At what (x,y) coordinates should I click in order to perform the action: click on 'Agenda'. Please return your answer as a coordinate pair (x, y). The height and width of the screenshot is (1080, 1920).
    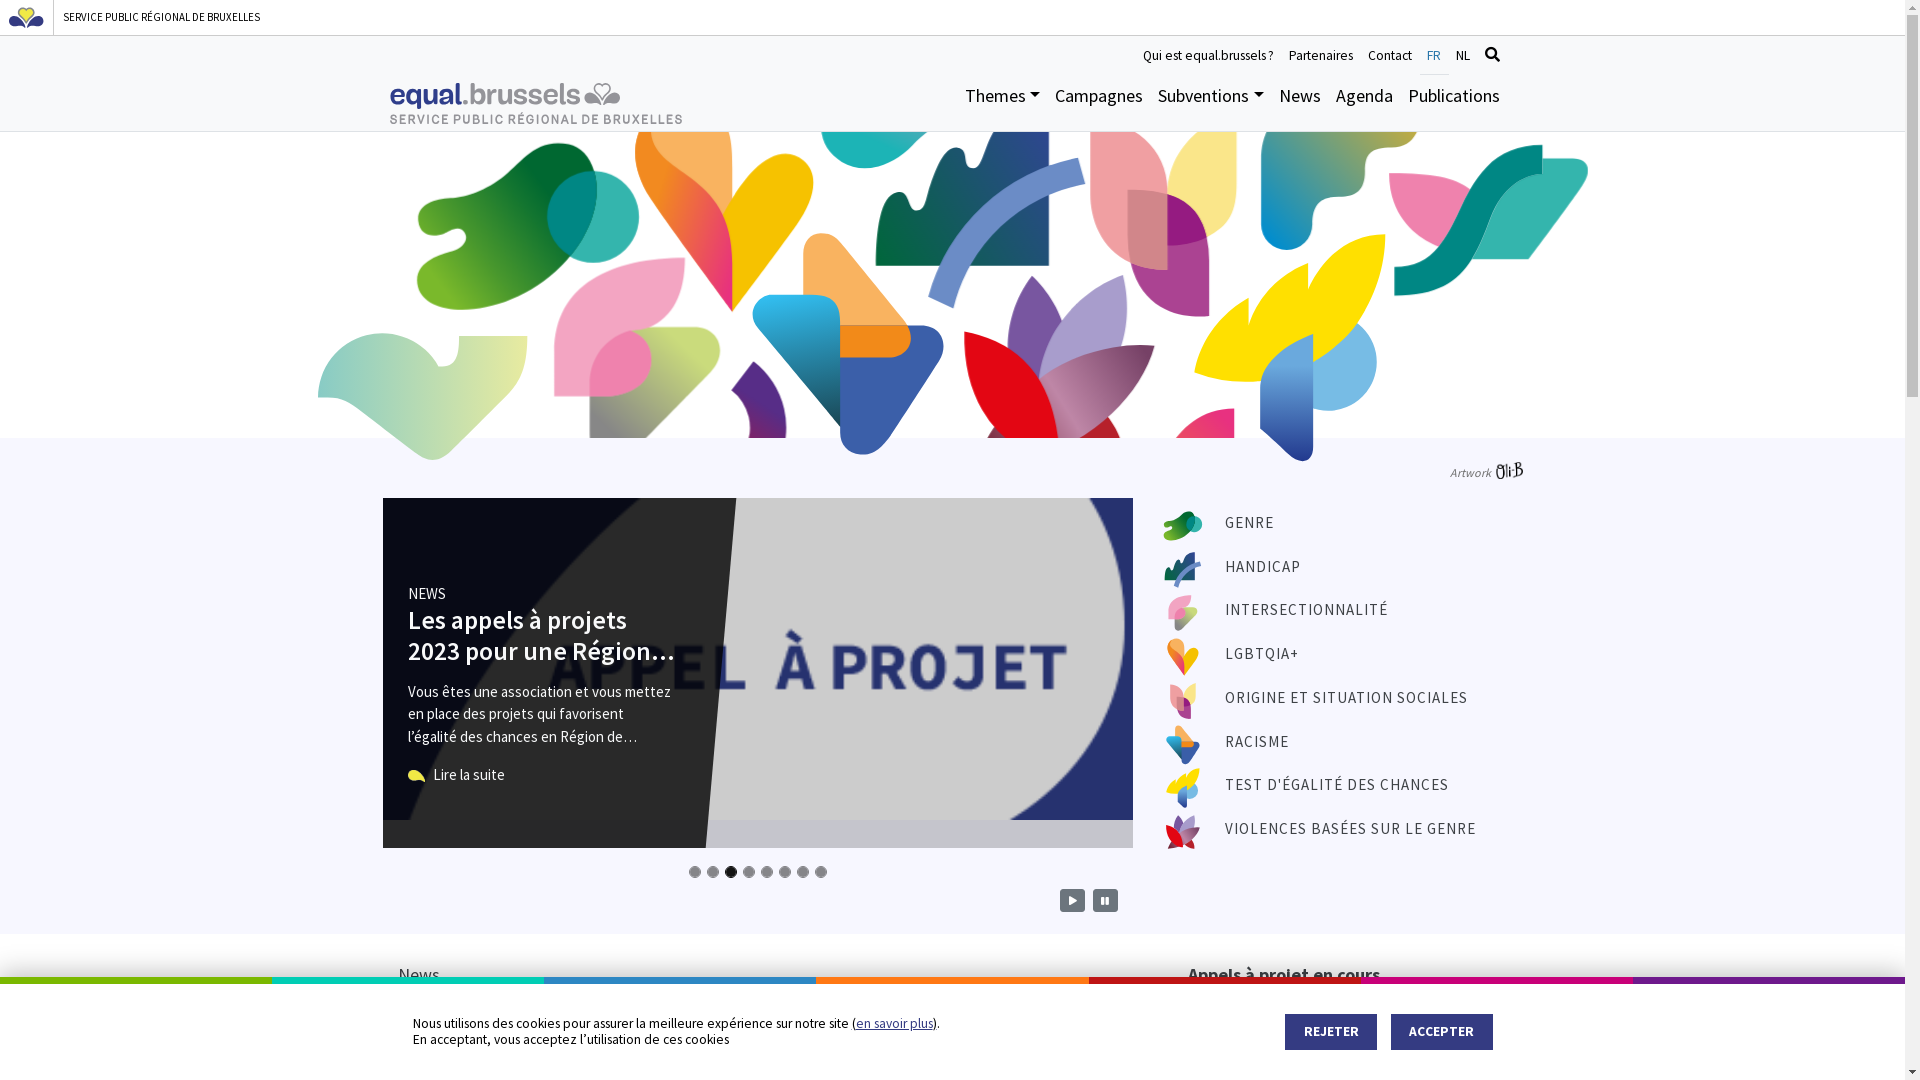
    Looking at the image, I should click on (1362, 102).